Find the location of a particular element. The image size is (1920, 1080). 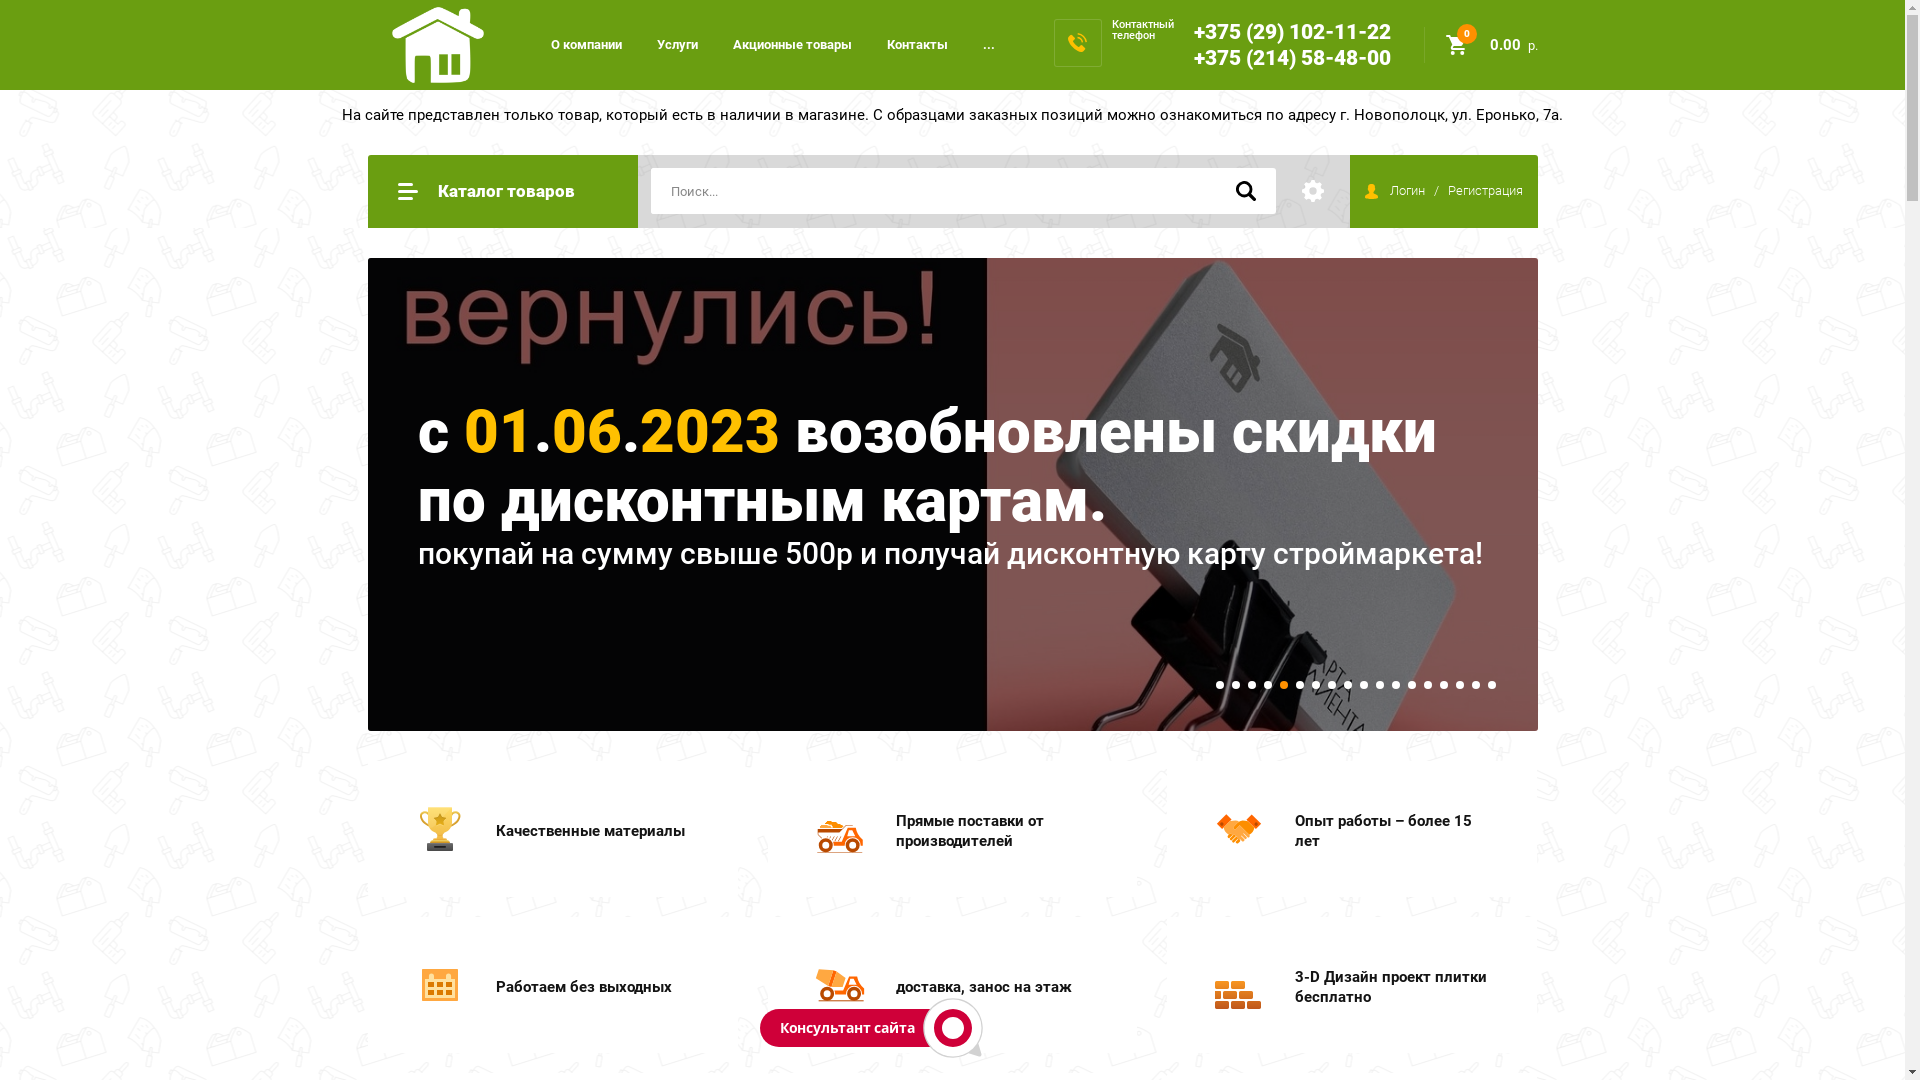

'7' is located at coordinates (1315, 684).